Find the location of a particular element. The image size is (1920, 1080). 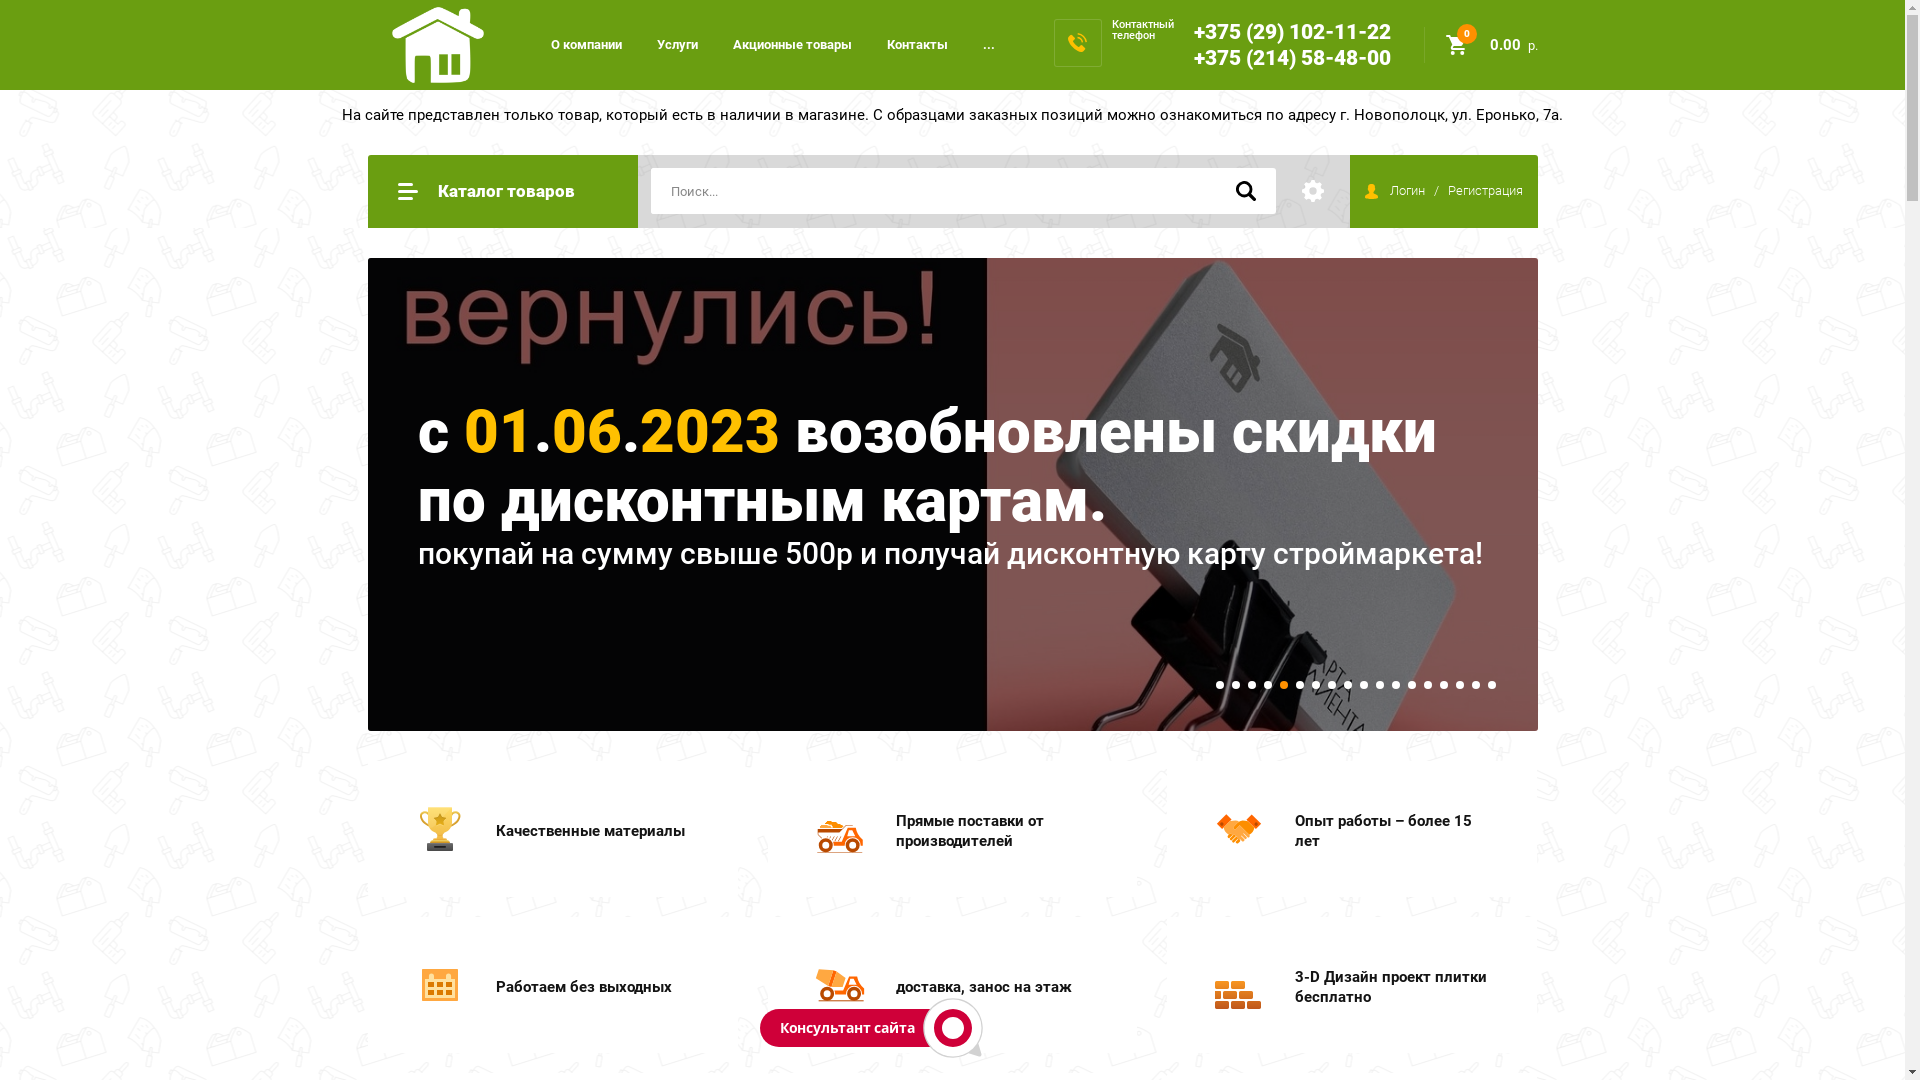

'7' is located at coordinates (1315, 684).